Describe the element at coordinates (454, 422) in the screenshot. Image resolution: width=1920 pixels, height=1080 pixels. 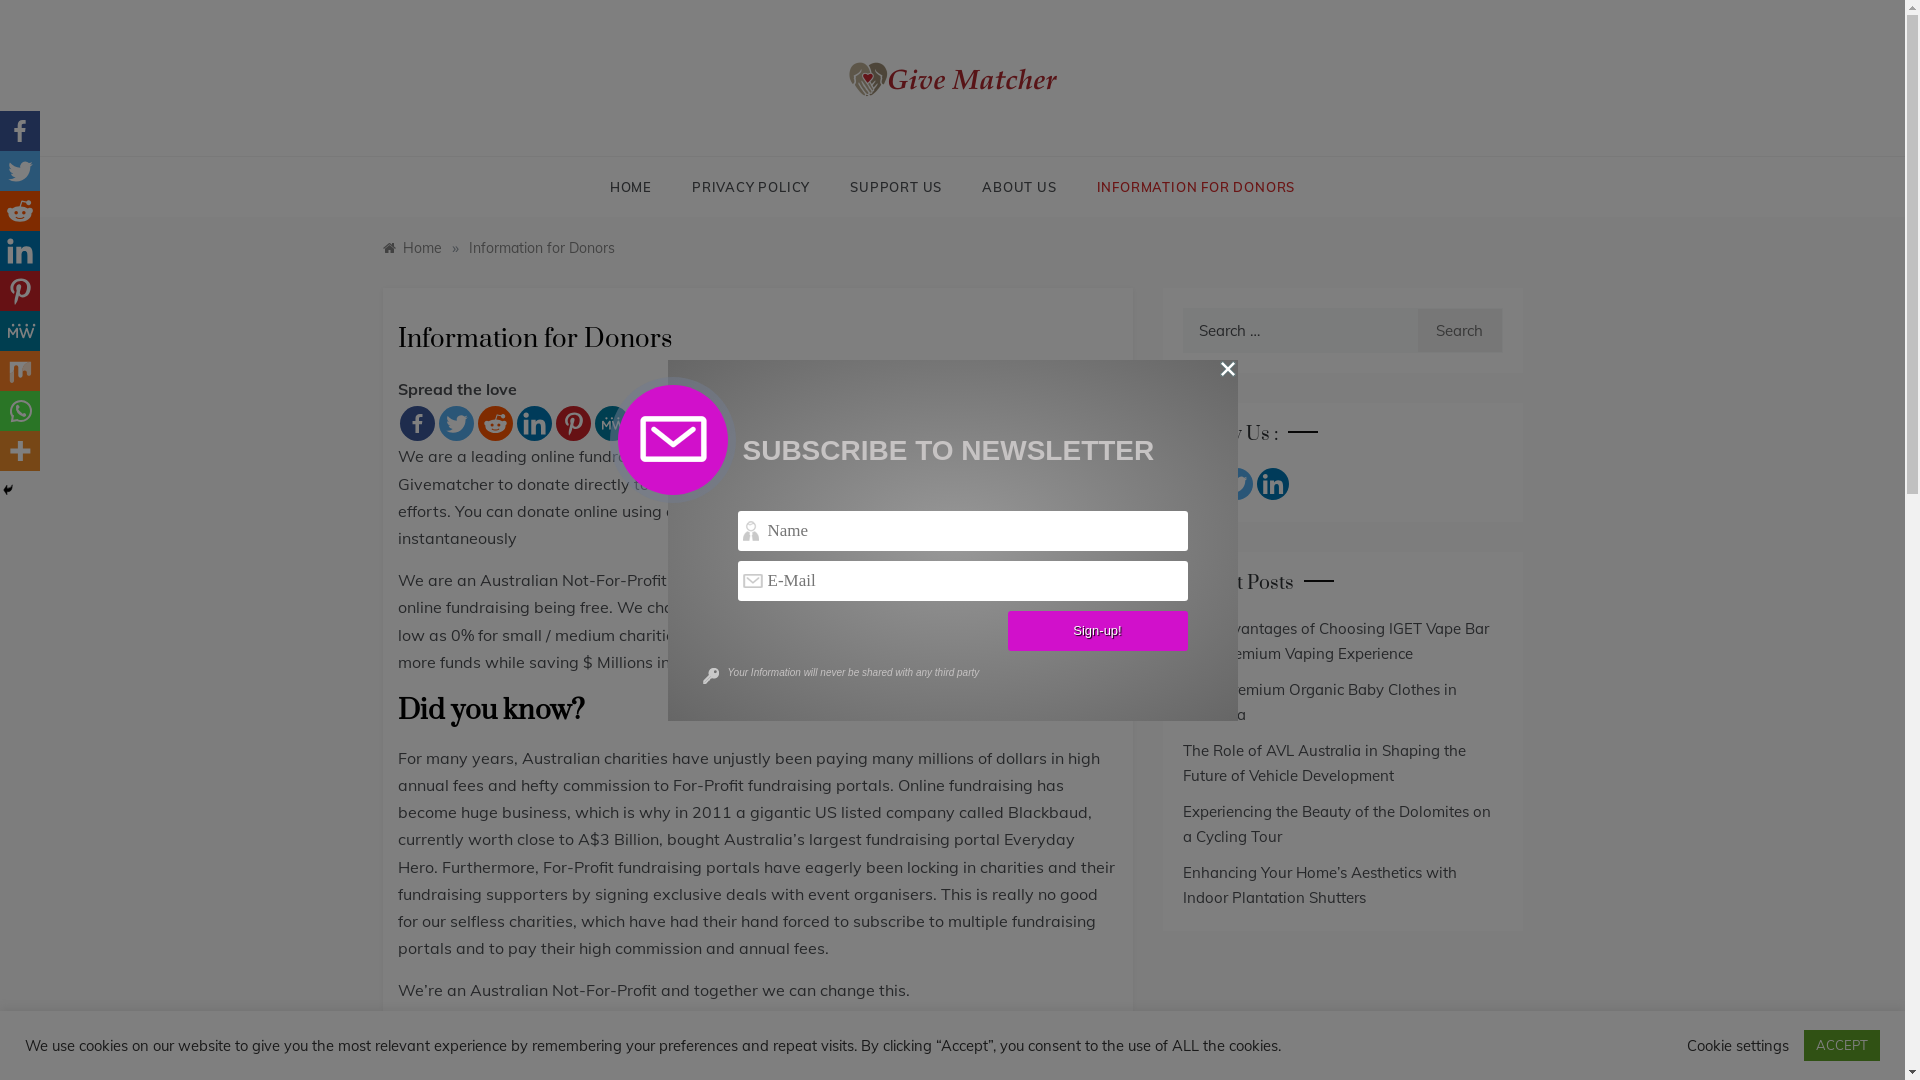
I see `'Twitter'` at that location.